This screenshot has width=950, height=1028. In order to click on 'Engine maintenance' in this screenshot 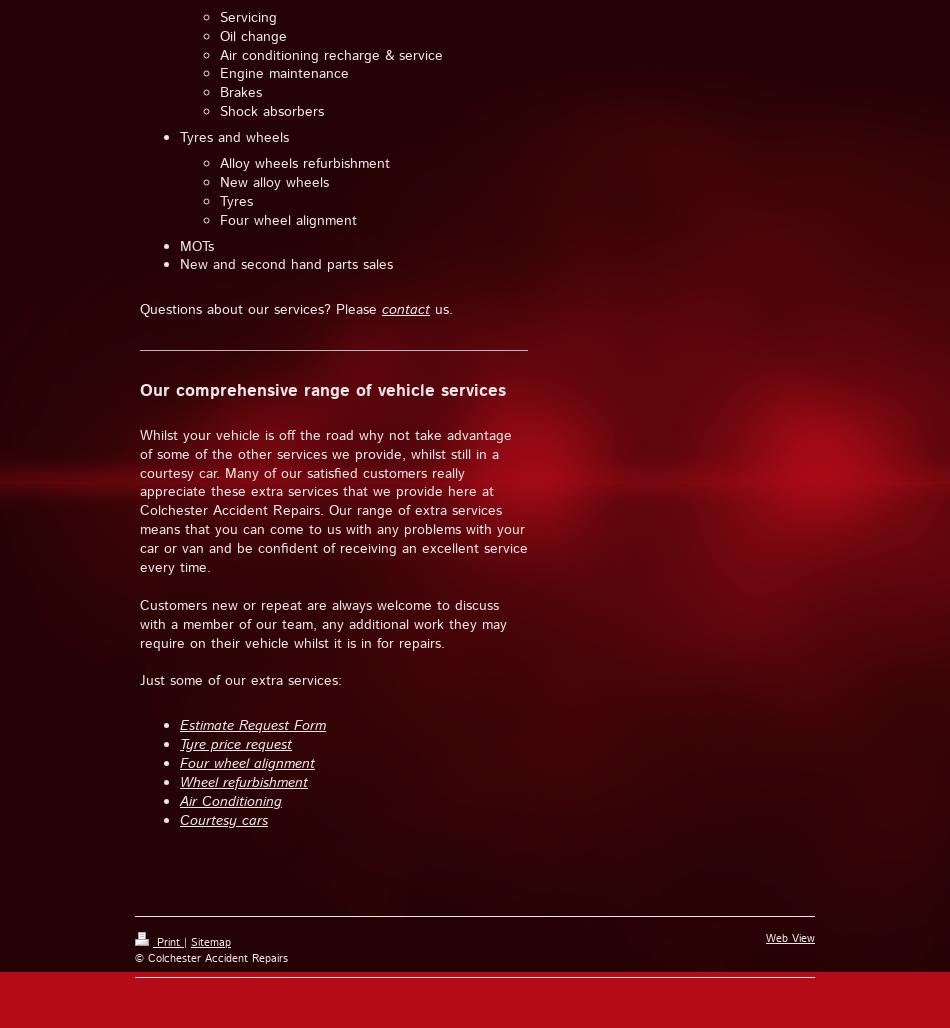, I will do `click(220, 73)`.